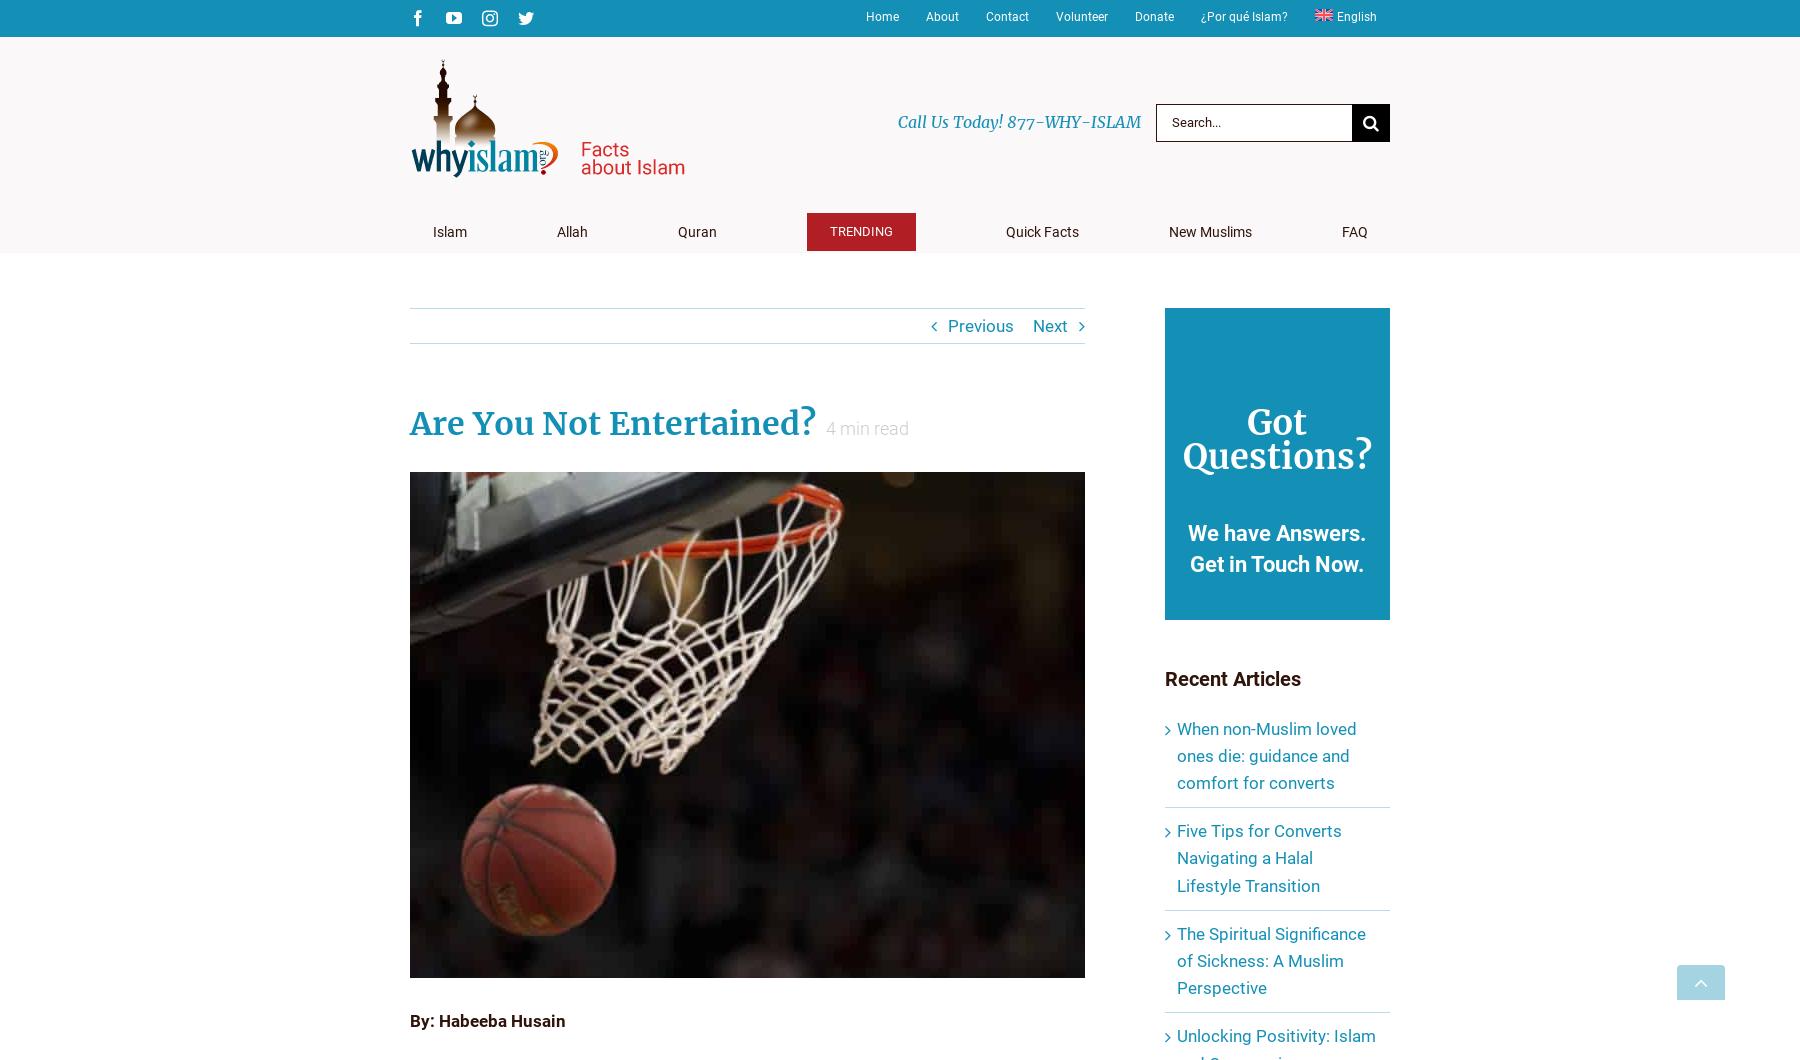 The width and height of the screenshot is (1800, 1060). What do you see at coordinates (486, 1019) in the screenshot?
I see `'By: Habeeba Husain'` at bounding box center [486, 1019].